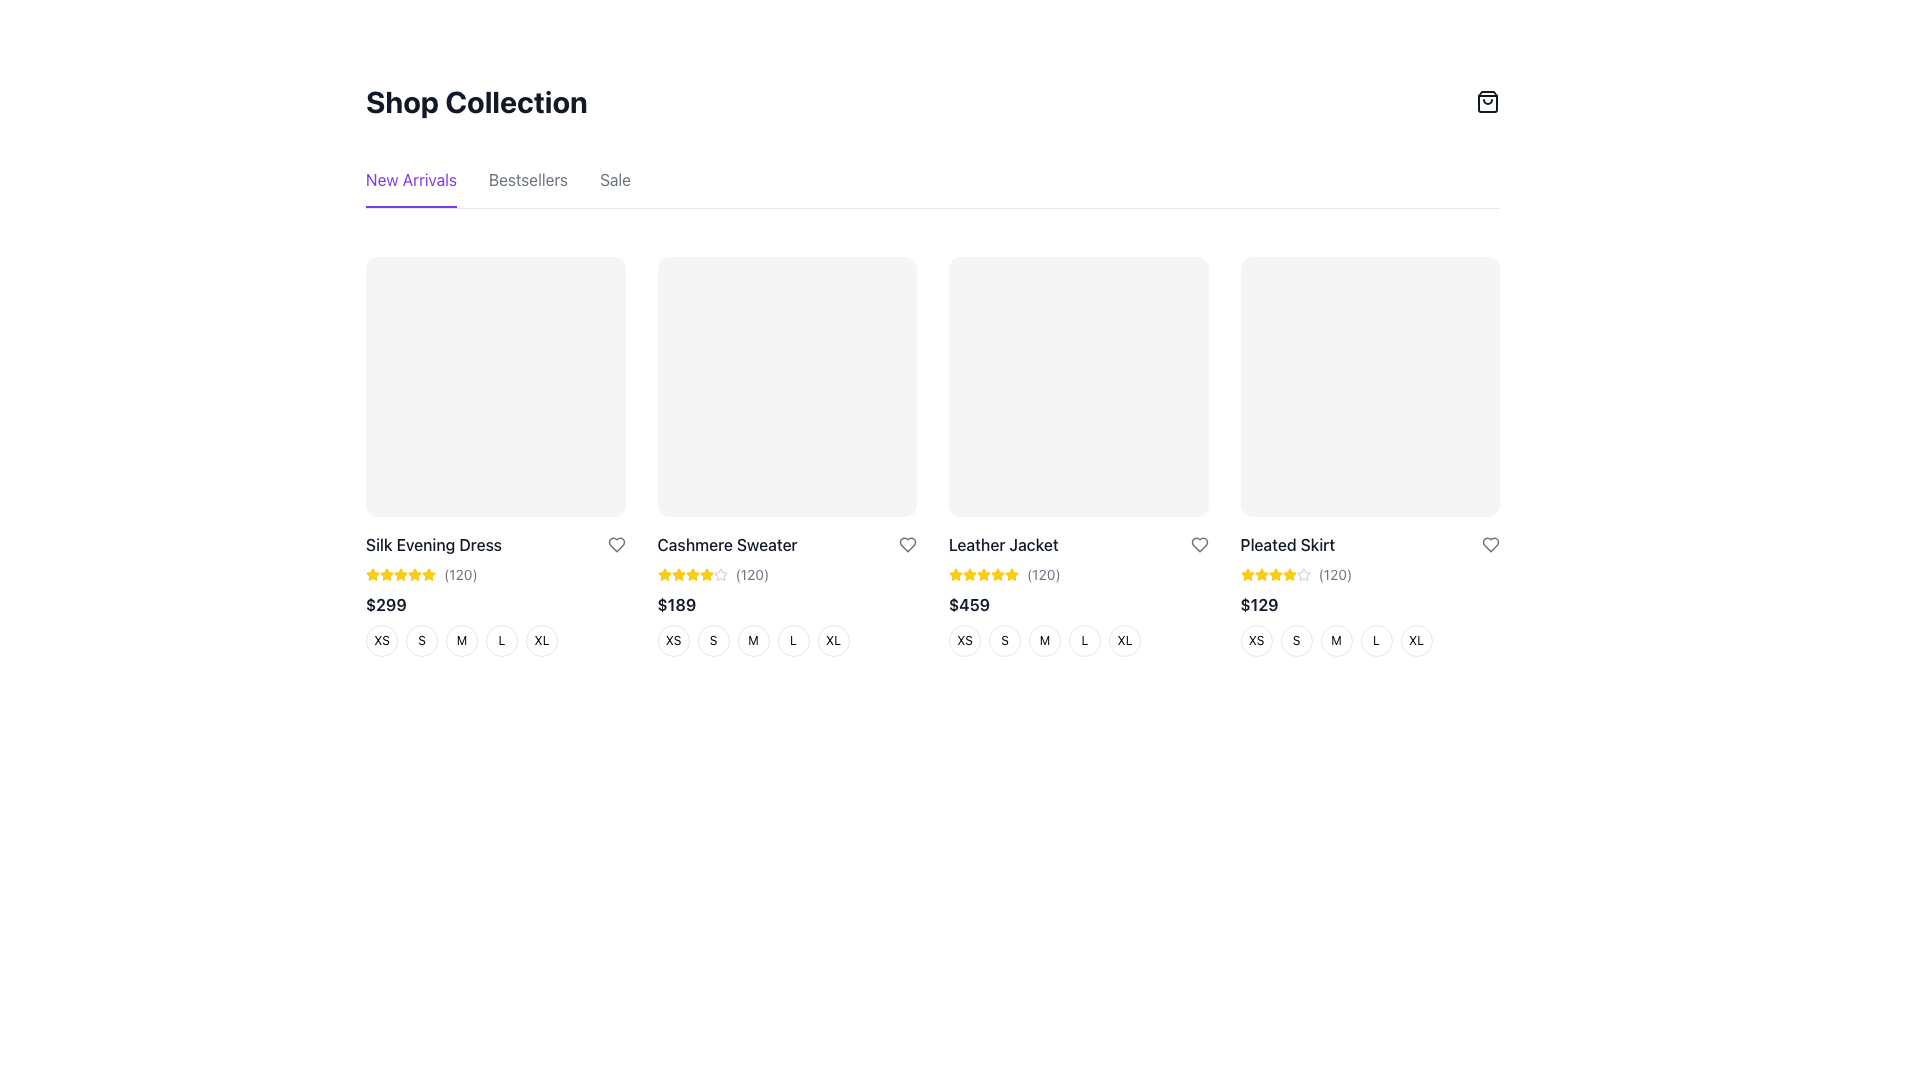 The image size is (1920, 1080). Describe the element at coordinates (1012, 574) in the screenshot. I see `the second star in the 5-star rating system located below the 'Leather Jacket' product title in the 'Shop Collection' section` at that location.